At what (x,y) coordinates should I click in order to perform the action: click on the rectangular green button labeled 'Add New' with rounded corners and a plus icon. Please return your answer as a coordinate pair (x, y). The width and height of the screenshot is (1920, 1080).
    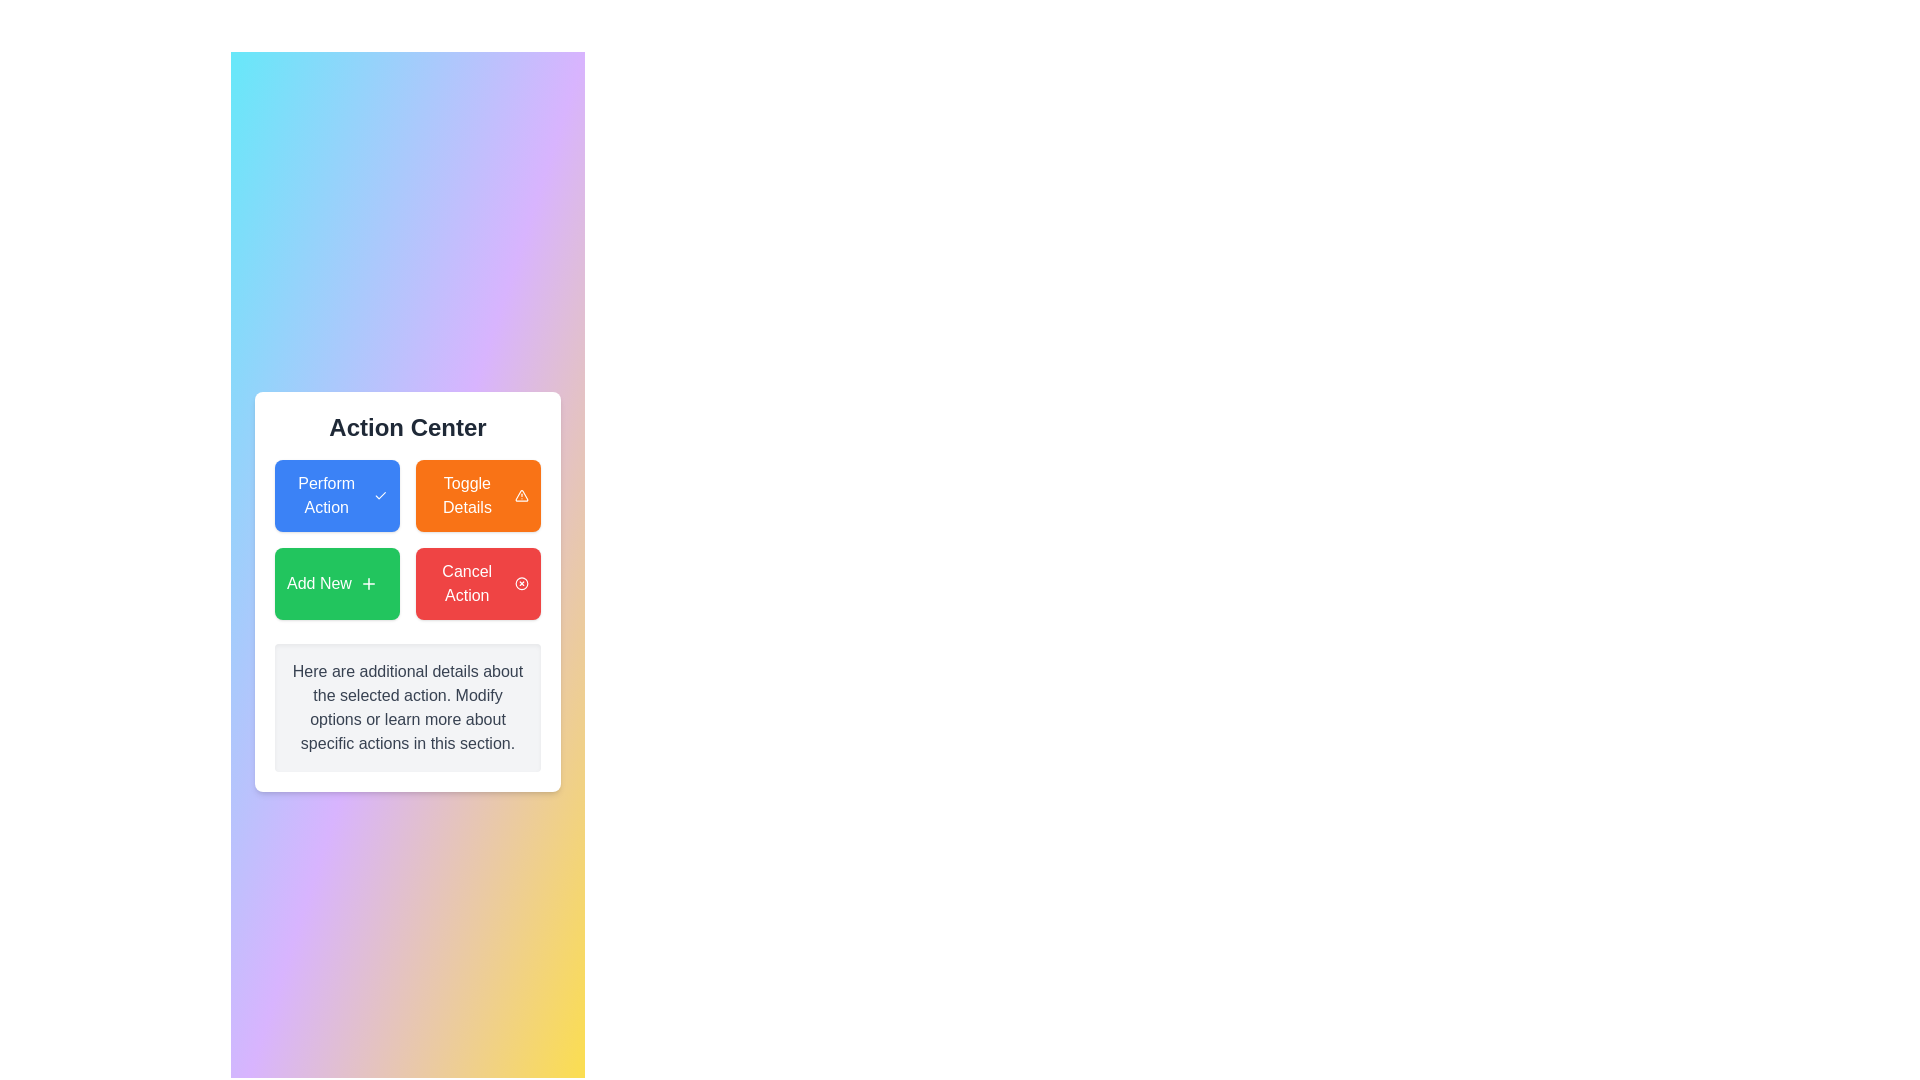
    Looking at the image, I should click on (337, 583).